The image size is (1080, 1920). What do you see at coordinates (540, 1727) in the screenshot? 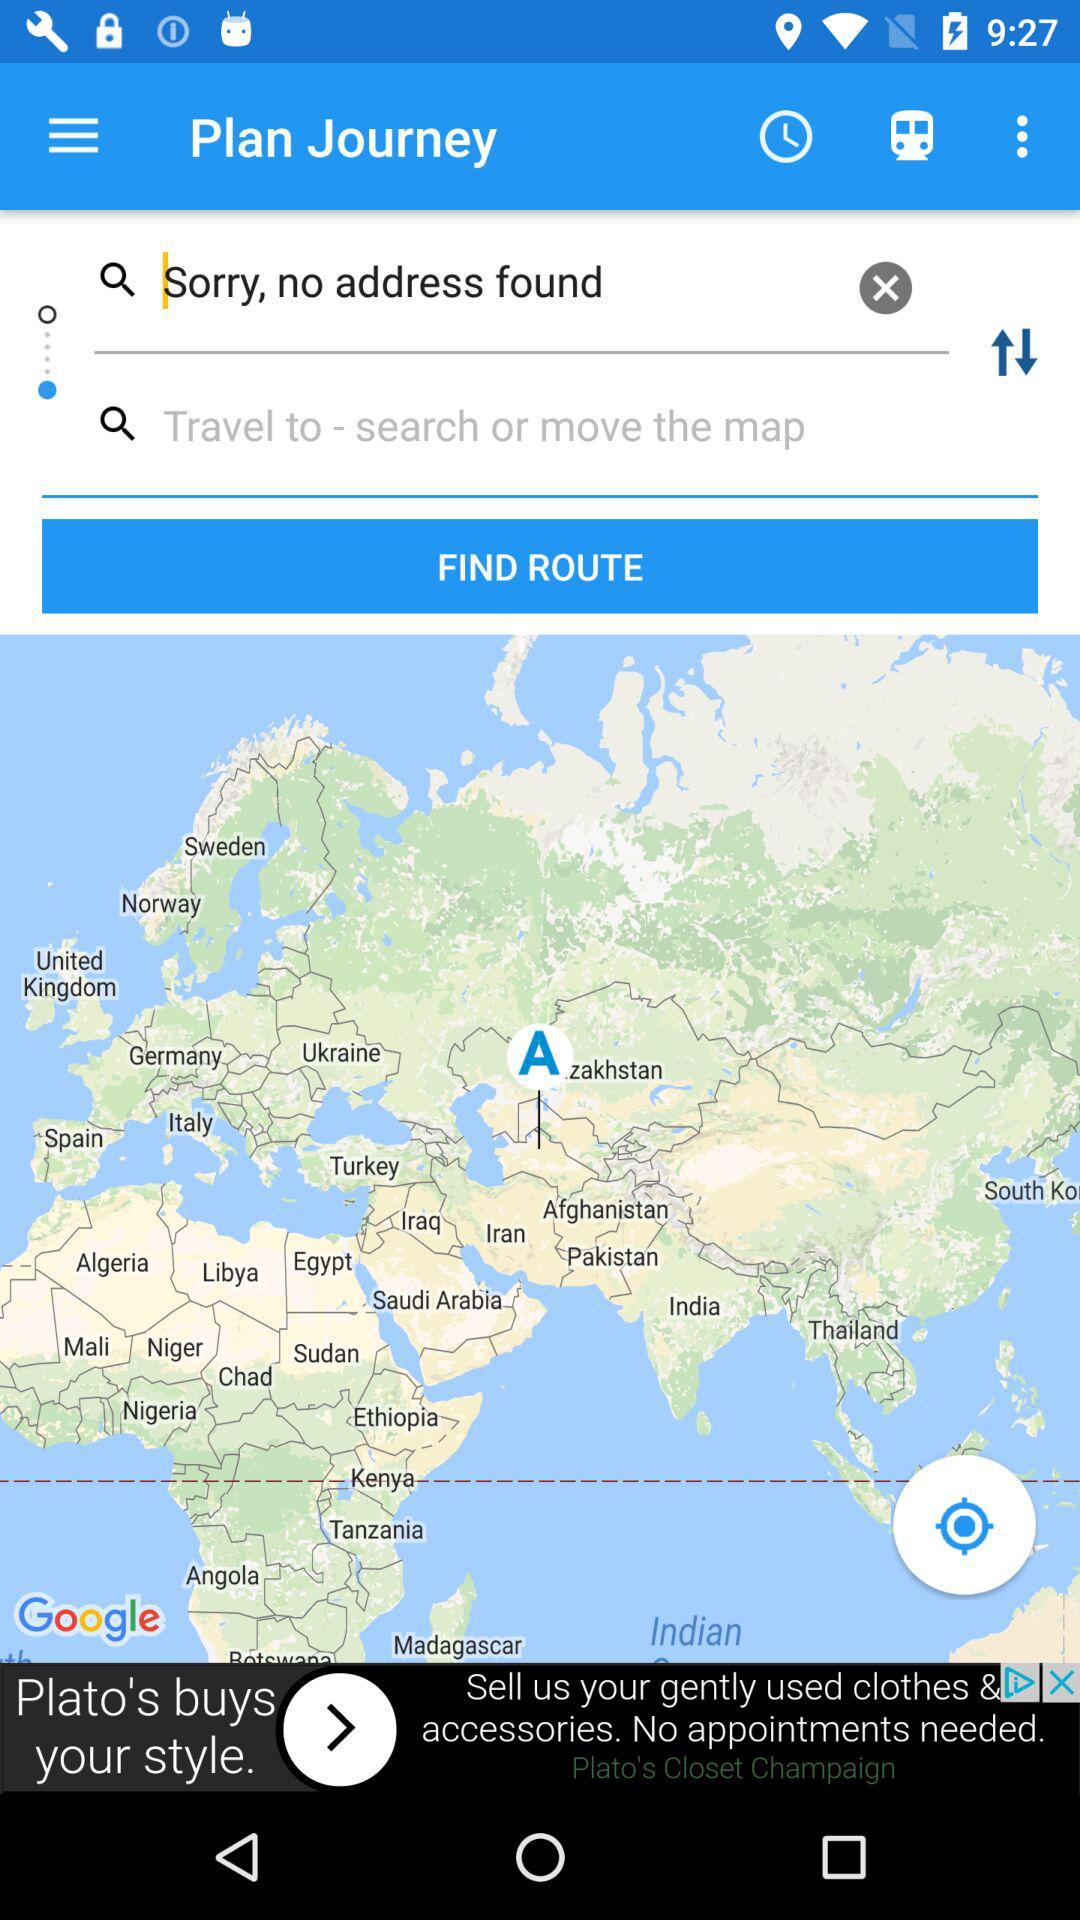
I see `open` at bounding box center [540, 1727].